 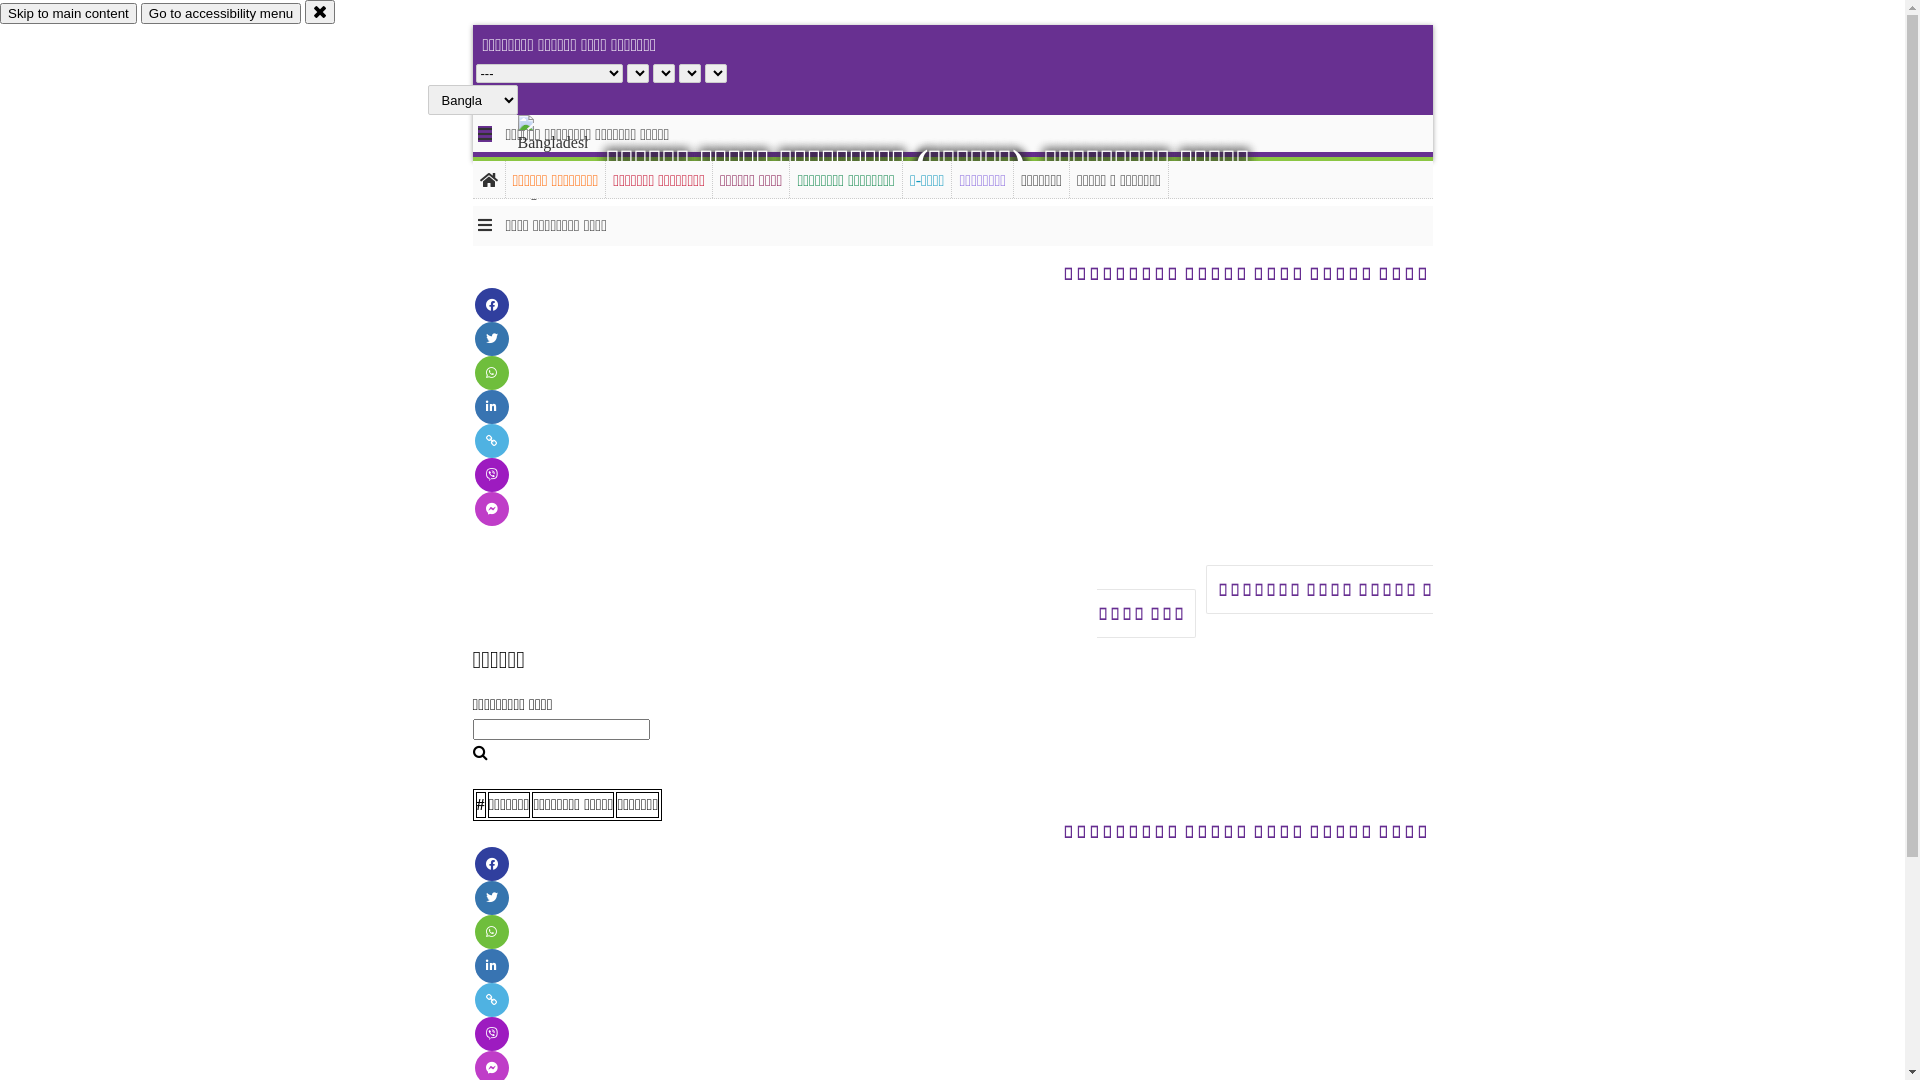 What do you see at coordinates (569, 157) in the screenshot?
I see `'` at bounding box center [569, 157].